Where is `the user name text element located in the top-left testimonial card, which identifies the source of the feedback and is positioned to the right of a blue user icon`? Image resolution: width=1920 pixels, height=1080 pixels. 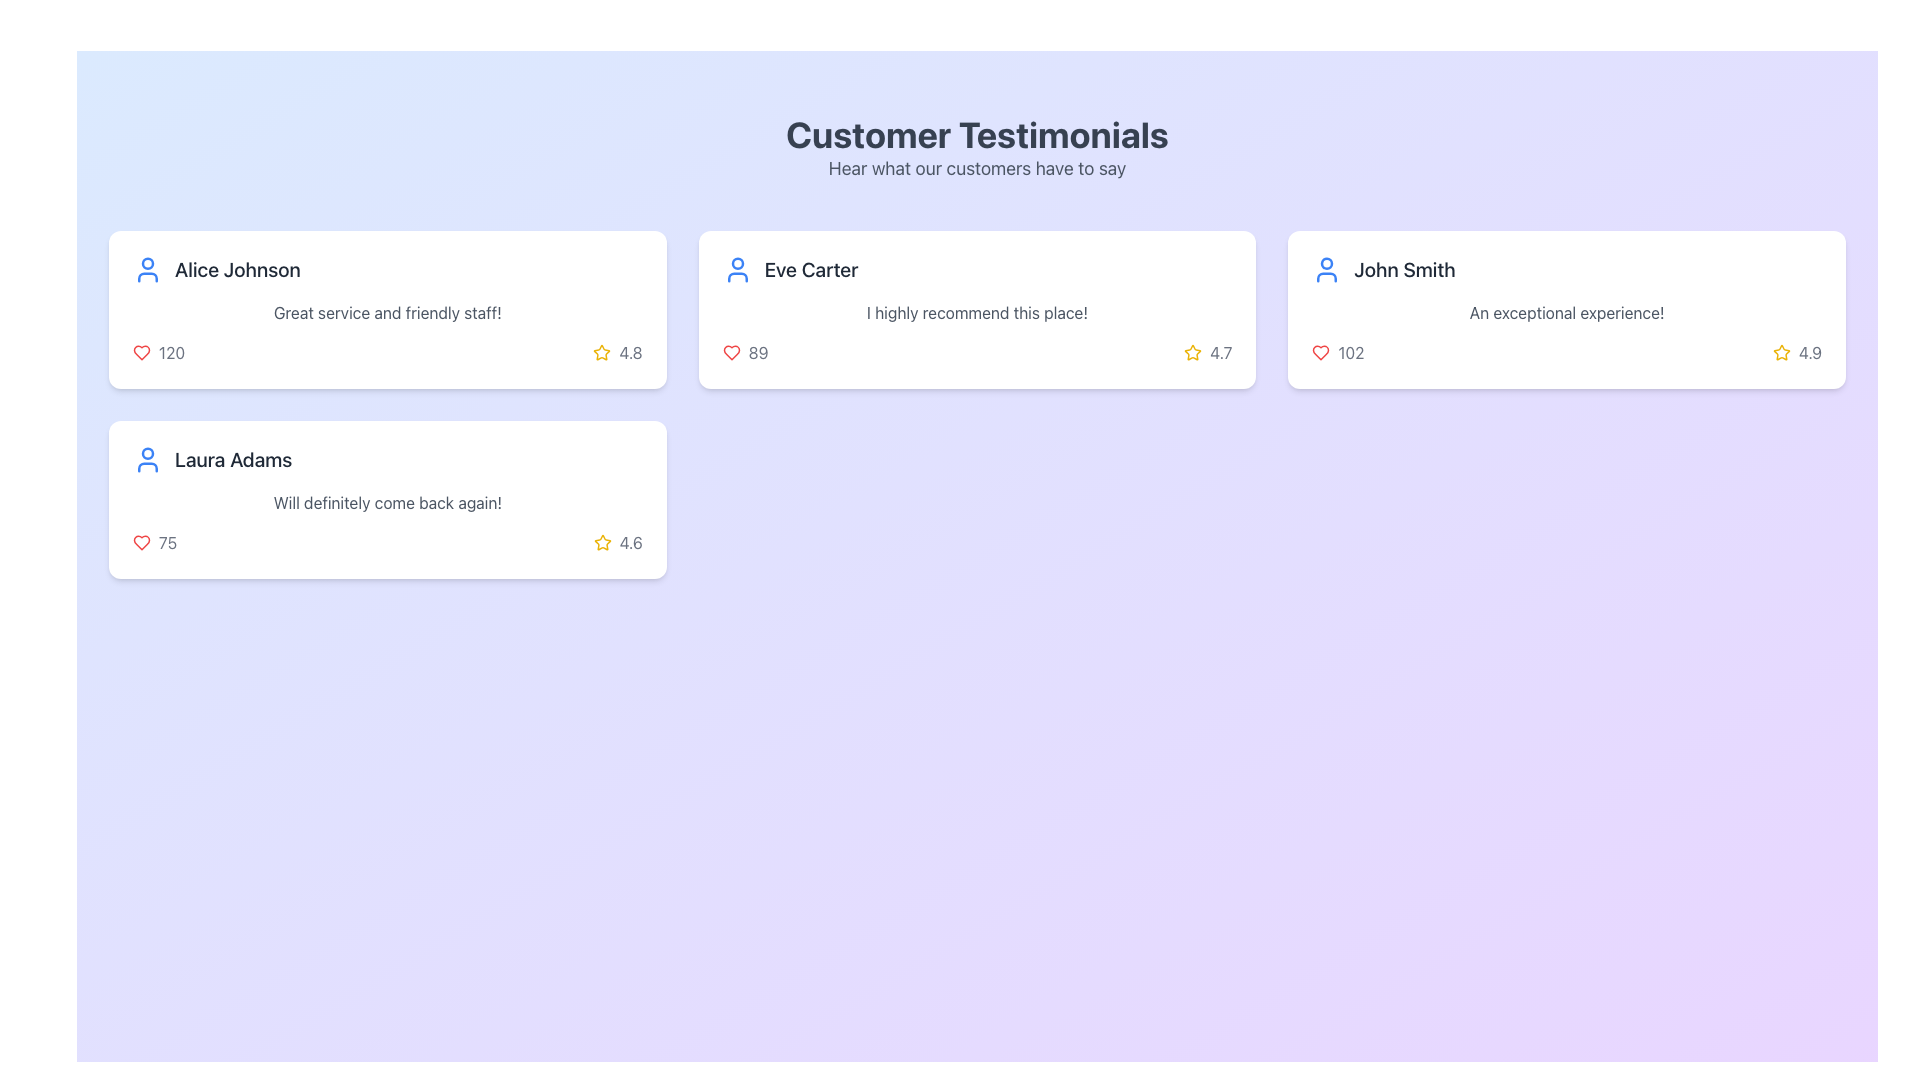
the user name text element located in the top-left testimonial card, which identifies the source of the feedback and is positioned to the right of a blue user icon is located at coordinates (237, 270).